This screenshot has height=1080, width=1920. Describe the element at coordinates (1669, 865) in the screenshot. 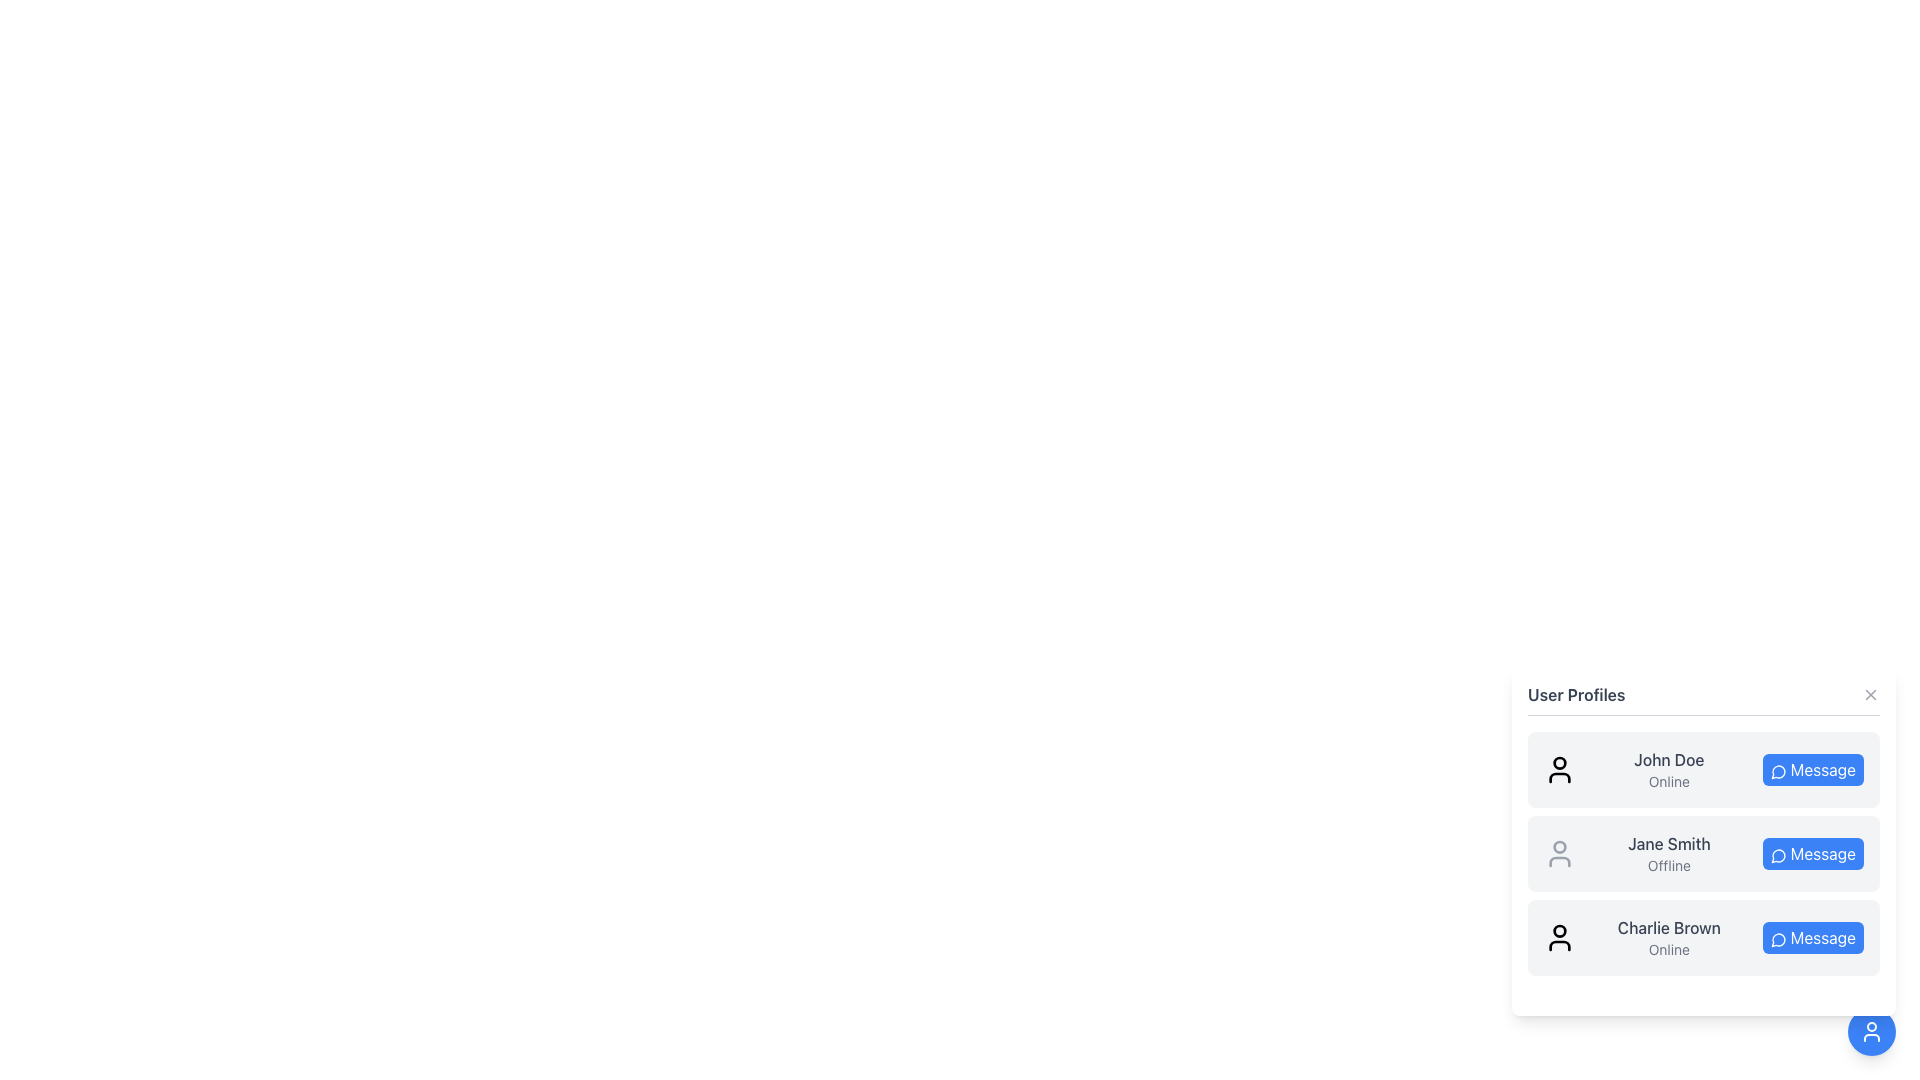

I see `the status text label indicating that user 'Jane Smith' is not currently online, which is positioned below the 'Jane Smith' name label in the user profiles list` at that location.